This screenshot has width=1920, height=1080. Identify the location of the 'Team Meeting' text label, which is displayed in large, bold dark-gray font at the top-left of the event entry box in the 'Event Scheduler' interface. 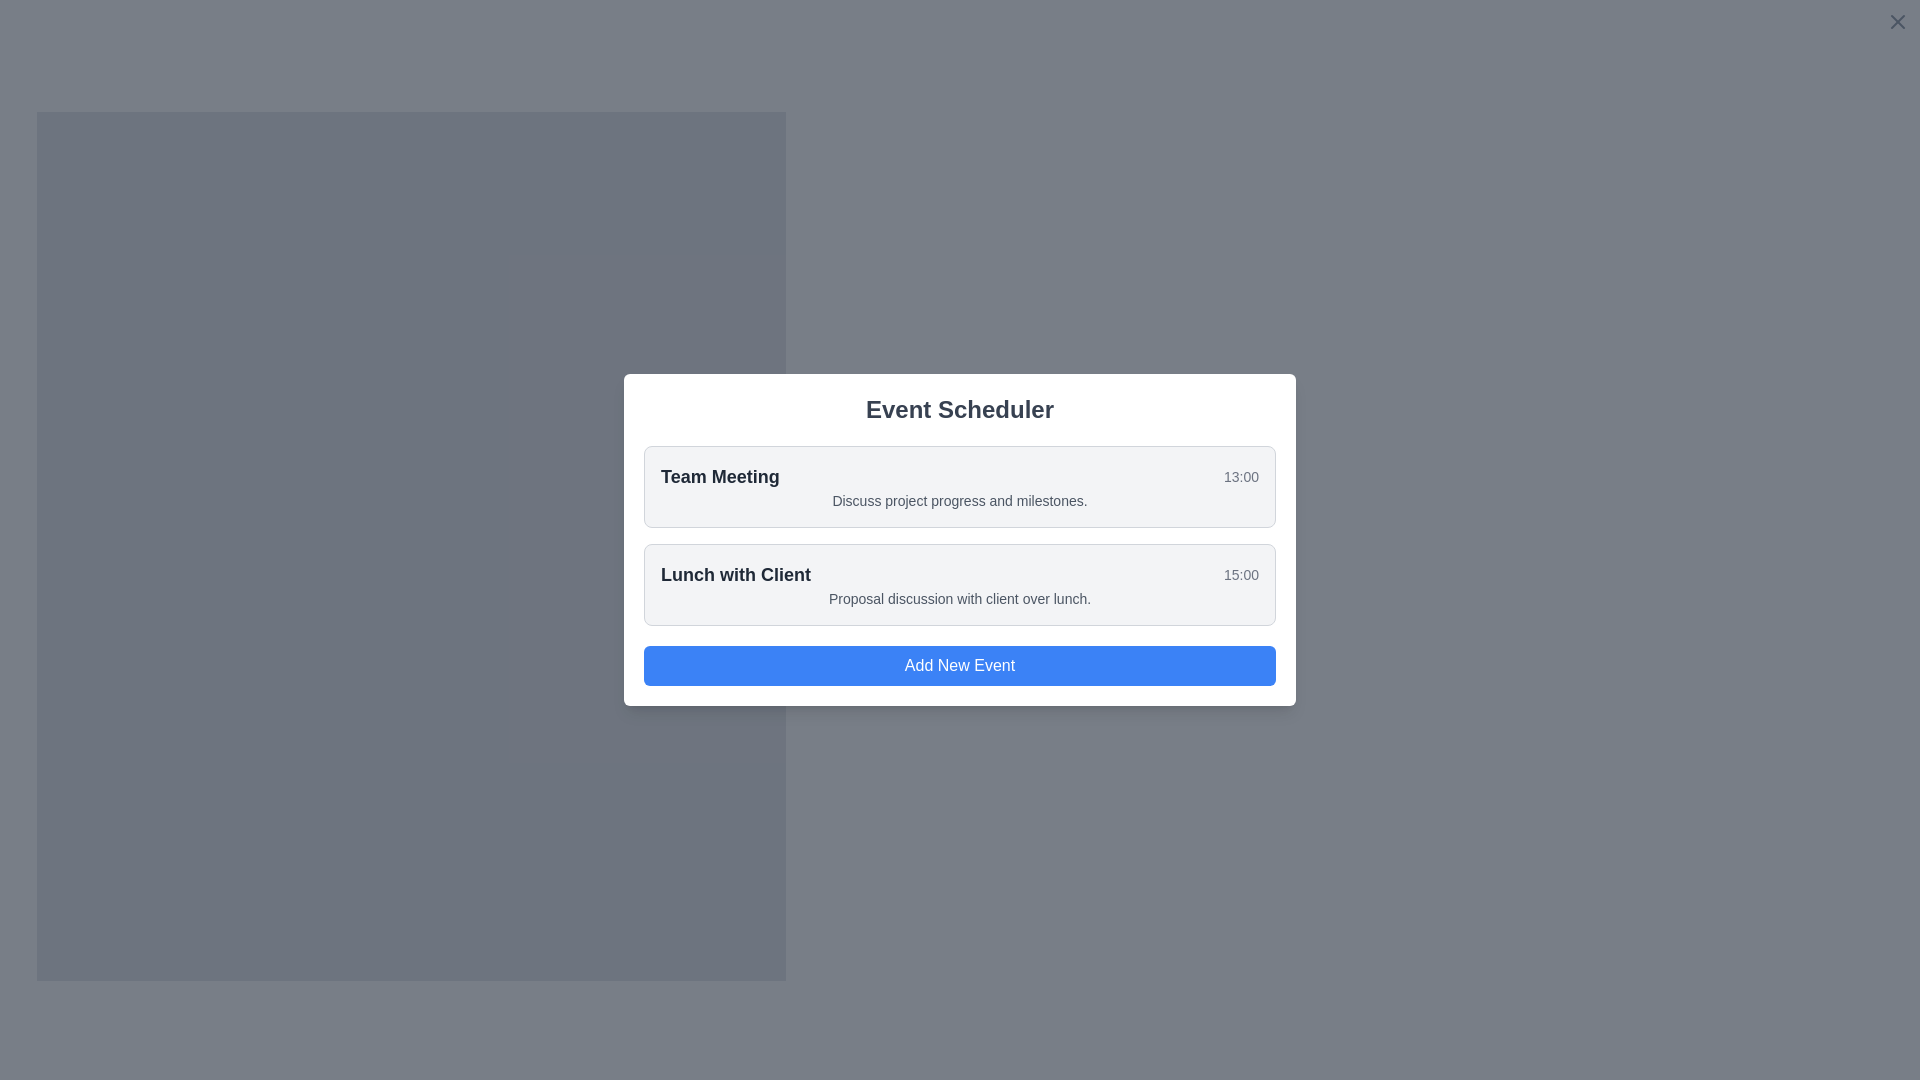
(720, 477).